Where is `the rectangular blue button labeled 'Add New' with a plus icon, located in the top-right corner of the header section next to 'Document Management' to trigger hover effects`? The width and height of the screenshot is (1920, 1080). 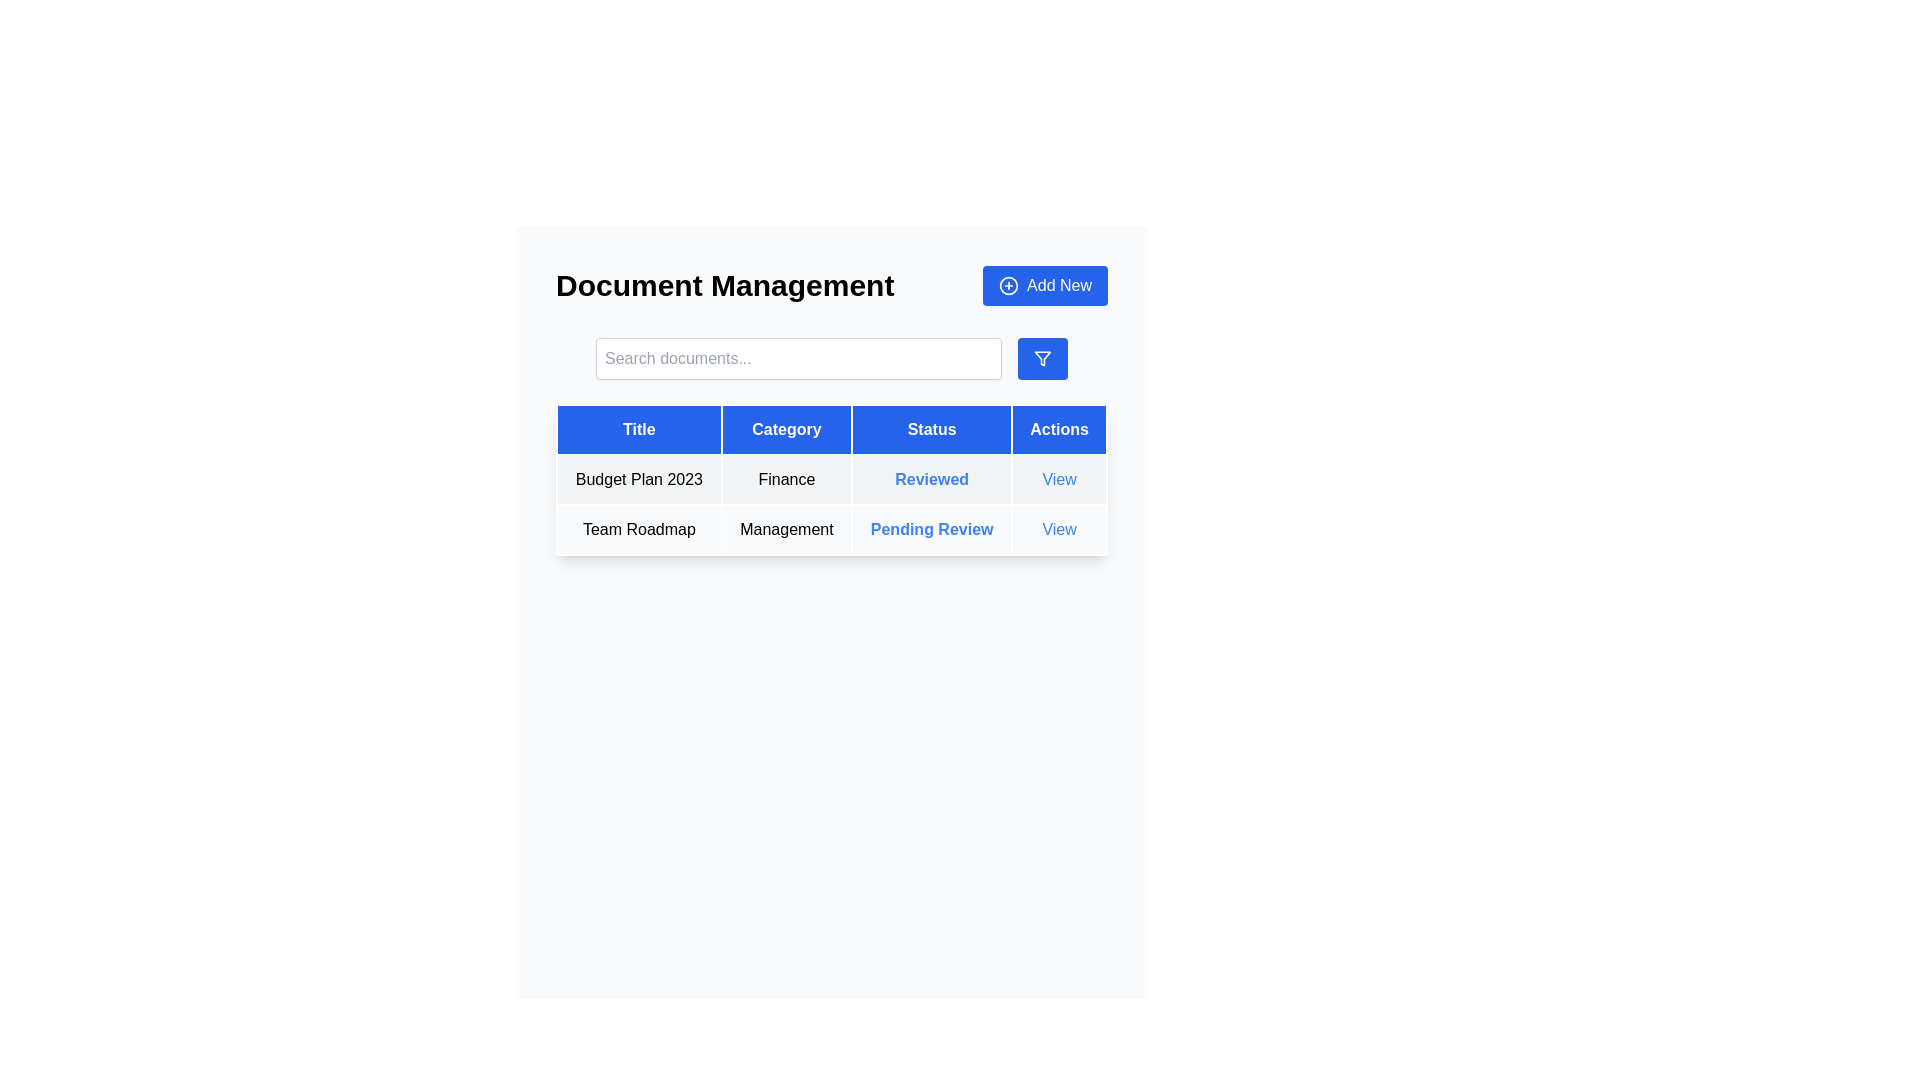
the rectangular blue button labeled 'Add New' with a plus icon, located in the top-right corner of the header section next to 'Document Management' to trigger hover effects is located at coordinates (1044, 285).